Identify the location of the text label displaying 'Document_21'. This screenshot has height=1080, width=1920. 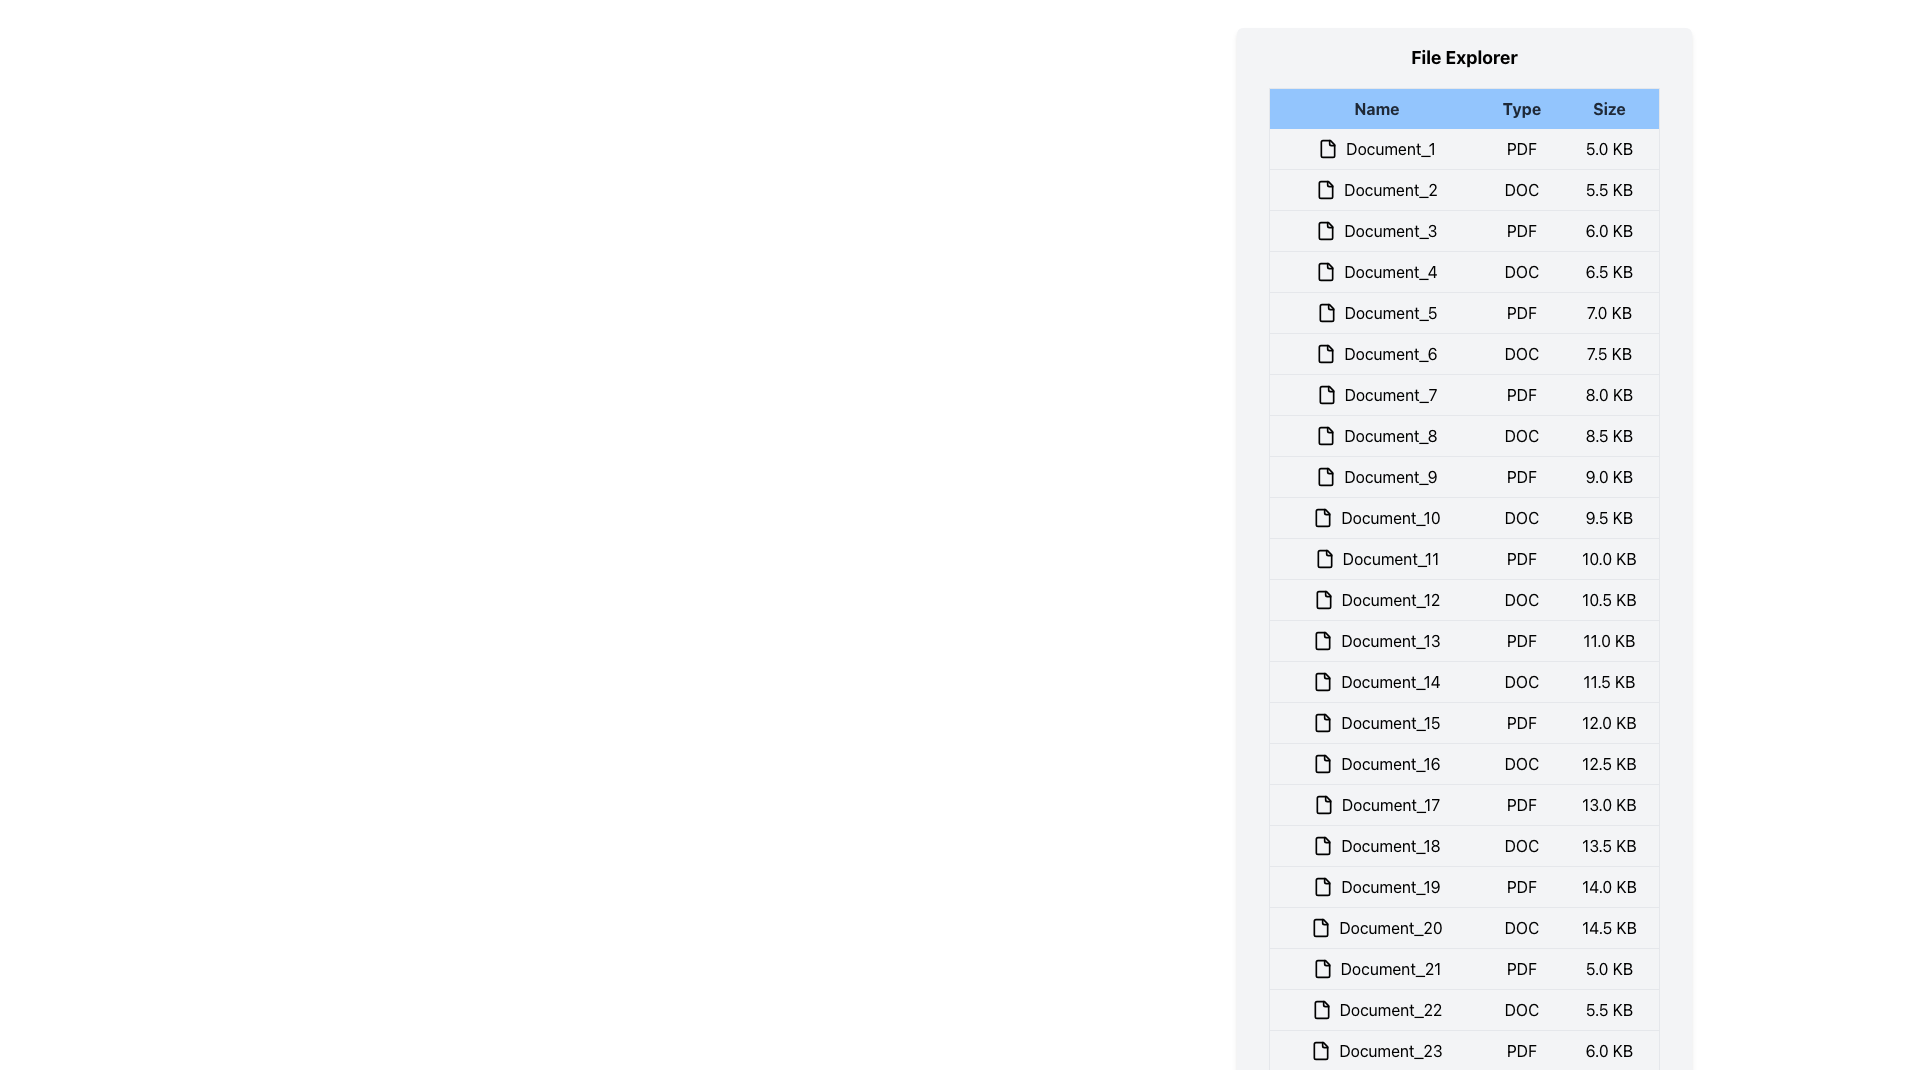
(1376, 967).